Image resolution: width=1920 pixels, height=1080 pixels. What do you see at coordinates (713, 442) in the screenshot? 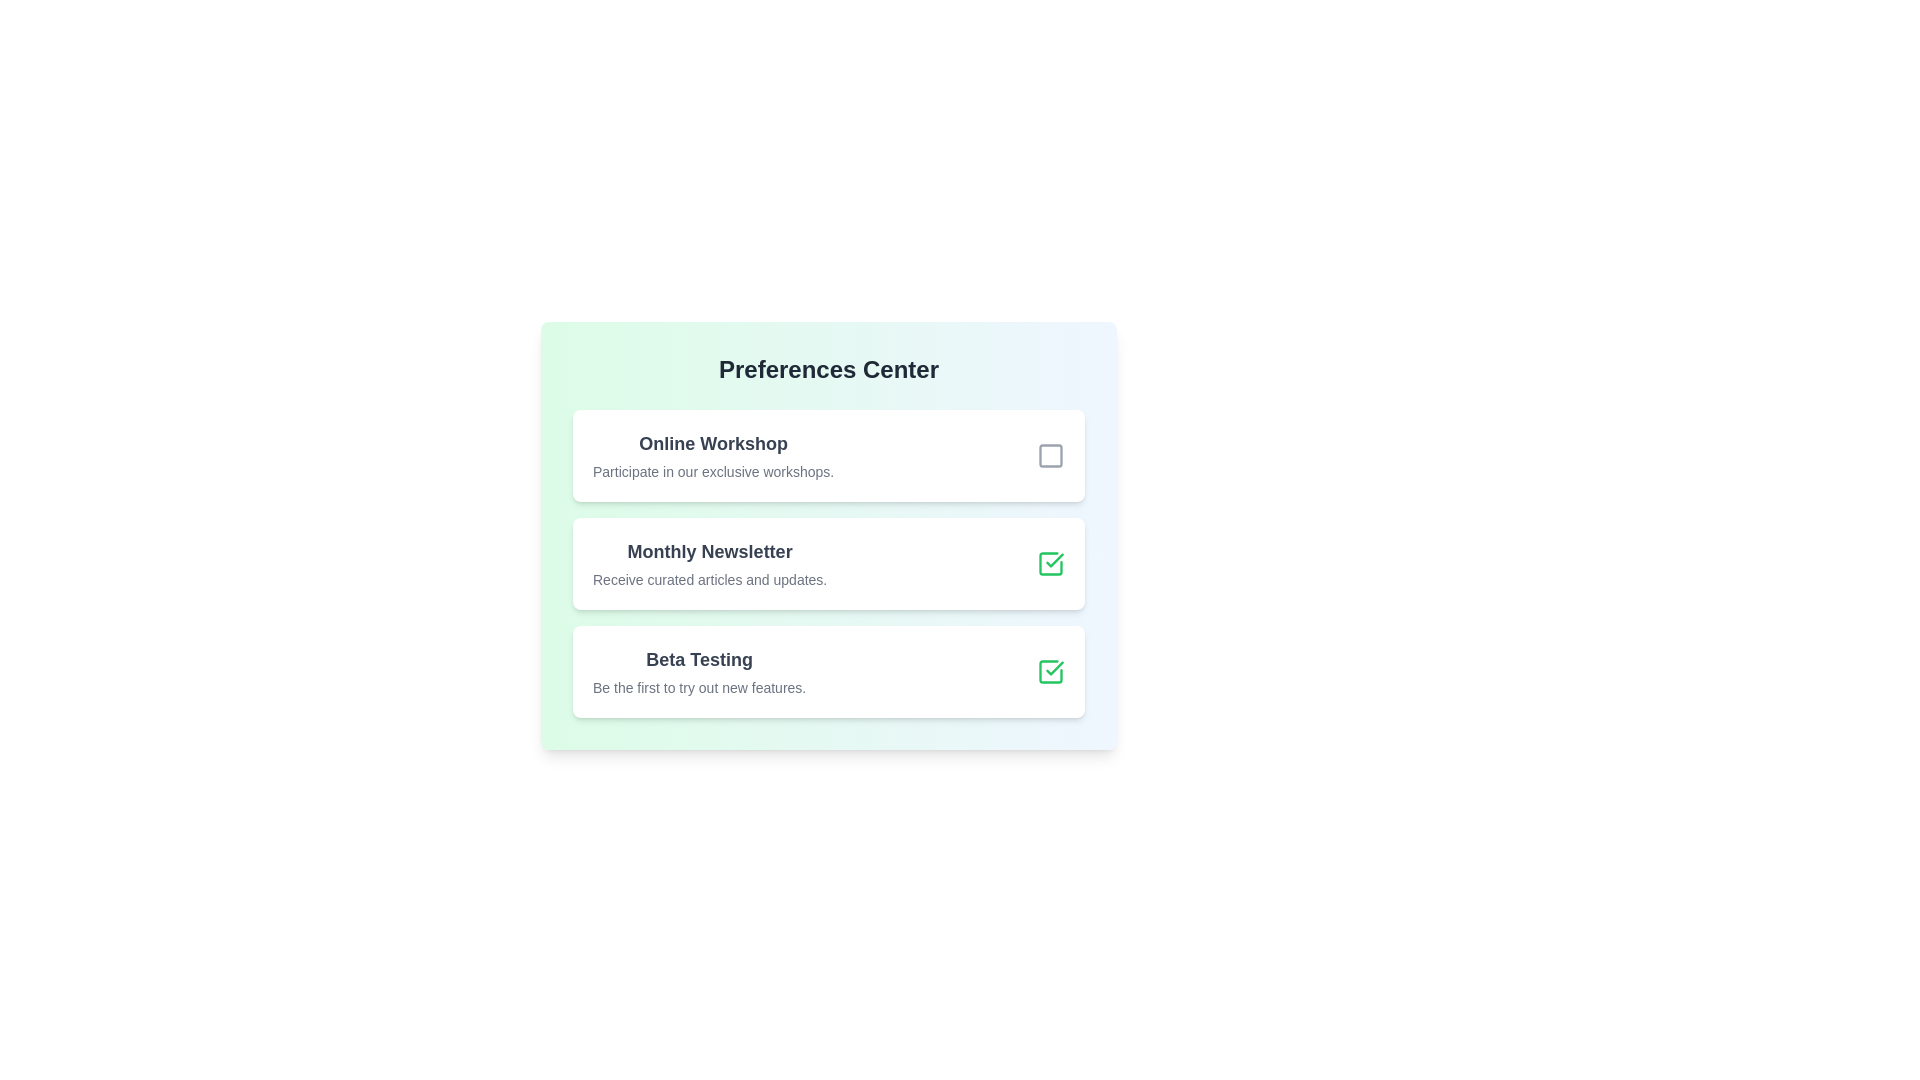
I see `the title text that identifies an option within the preferences selection panel, located at the top left corner above 'Monthly Newsletter' and 'Beta Testing.'` at bounding box center [713, 442].